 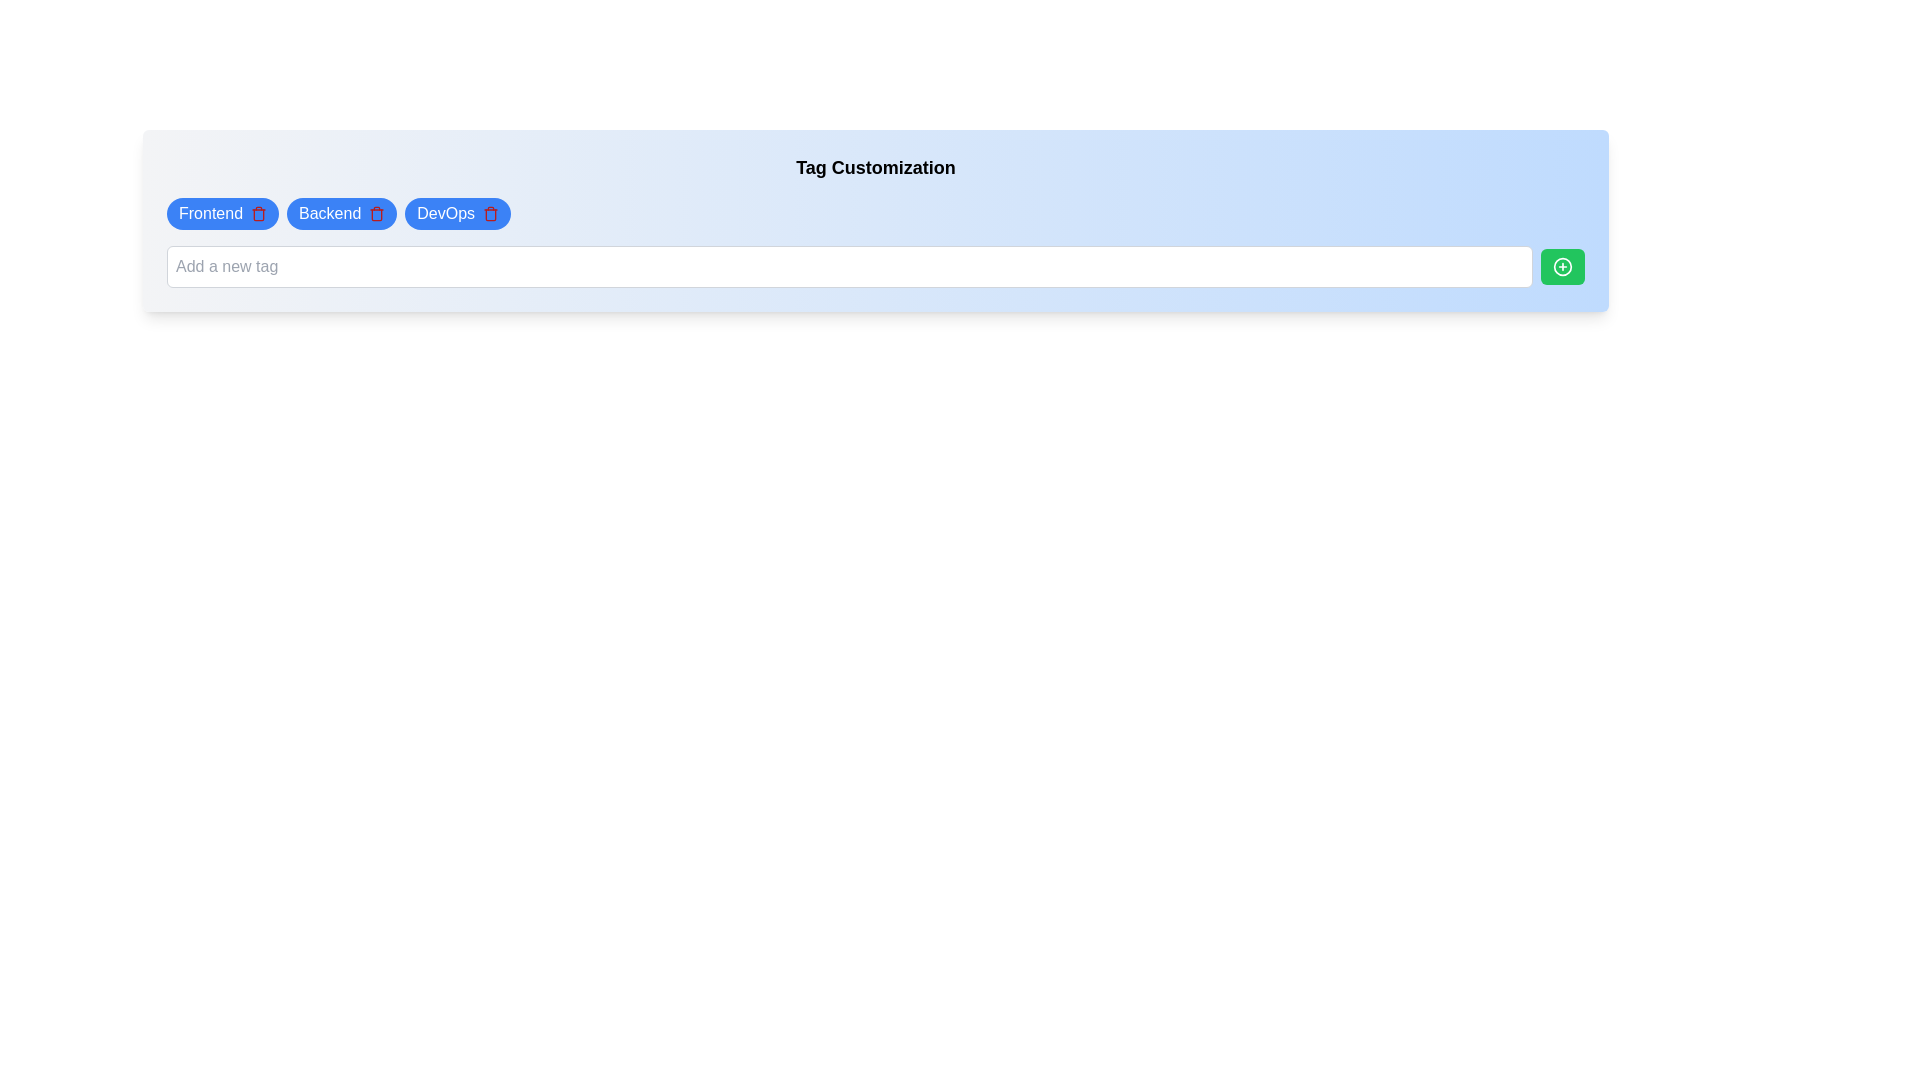 I want to click on the icon button located at the right end of the text input field, so click(x=1562, y=265).